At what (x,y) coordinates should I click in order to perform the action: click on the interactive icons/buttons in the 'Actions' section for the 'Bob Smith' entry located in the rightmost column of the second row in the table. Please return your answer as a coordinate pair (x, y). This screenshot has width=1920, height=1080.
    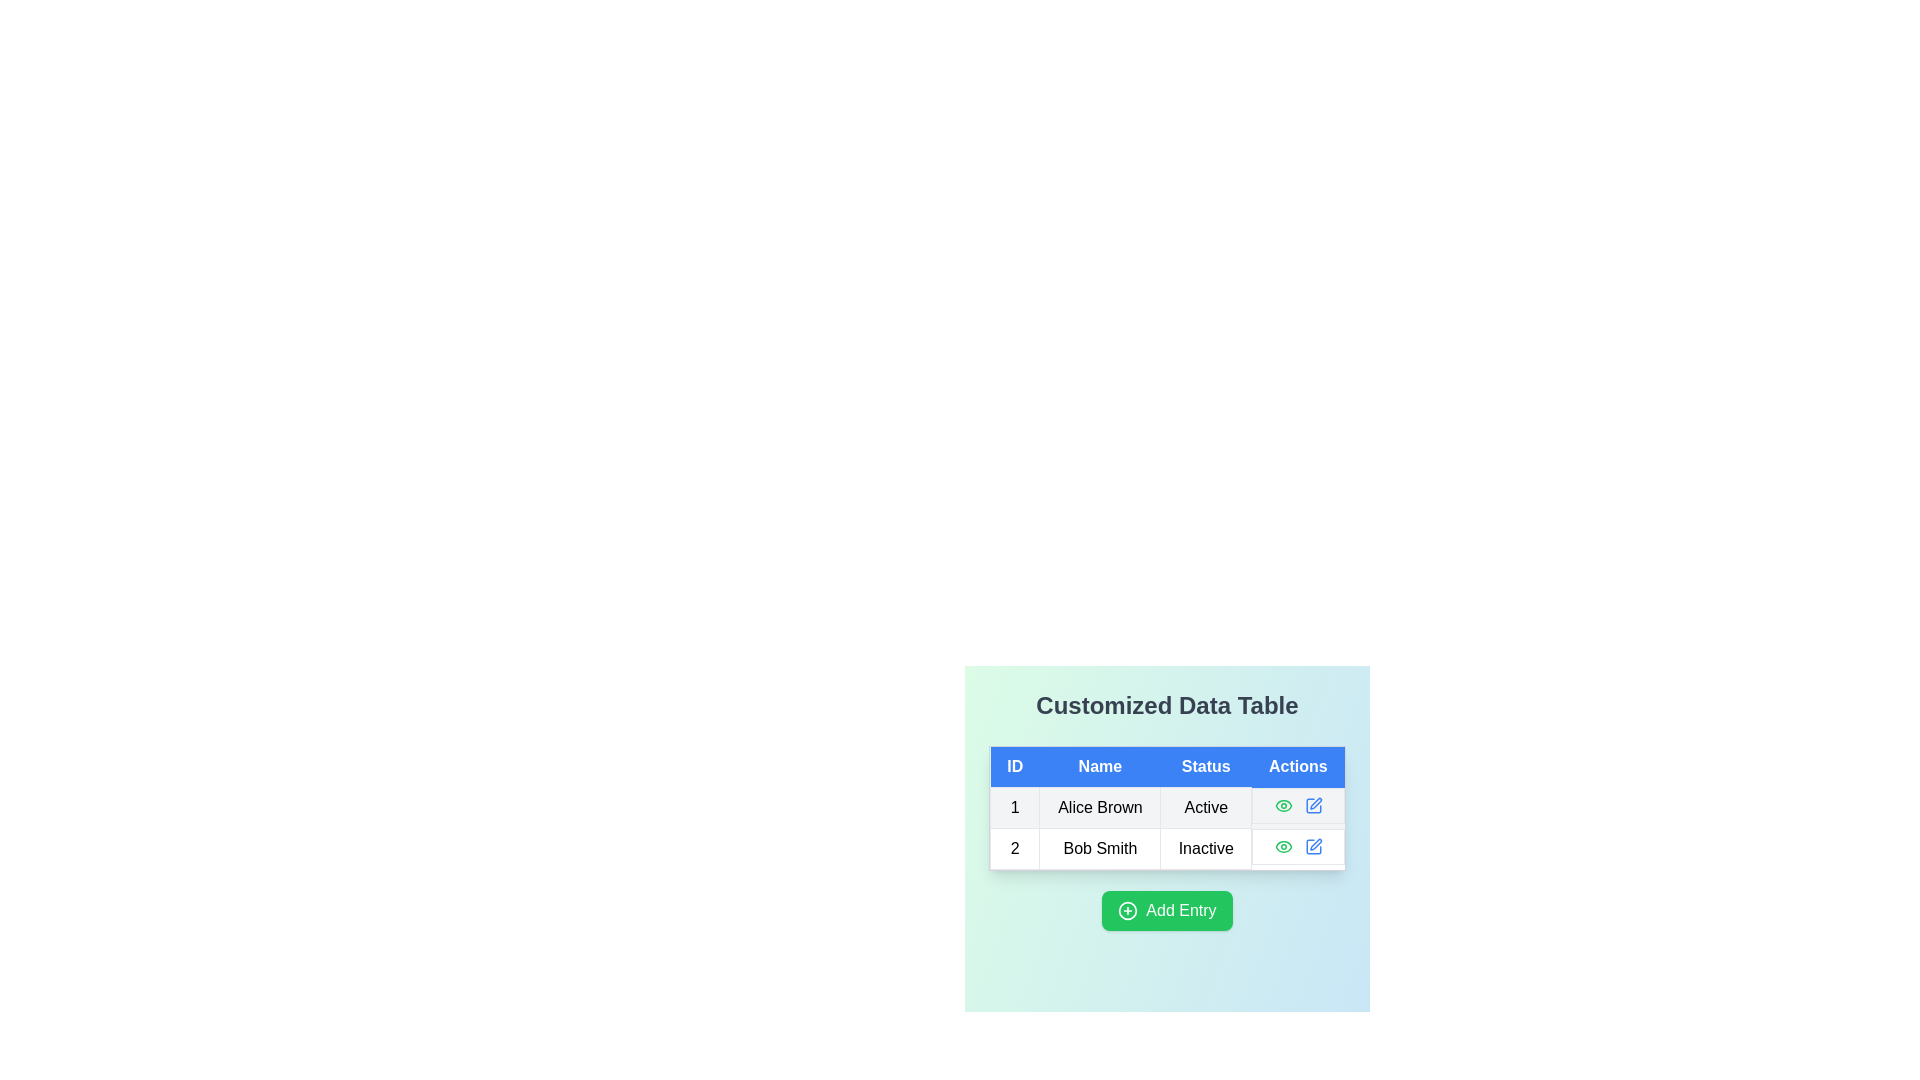
    Looking at the image, I should click on (1298, 846).